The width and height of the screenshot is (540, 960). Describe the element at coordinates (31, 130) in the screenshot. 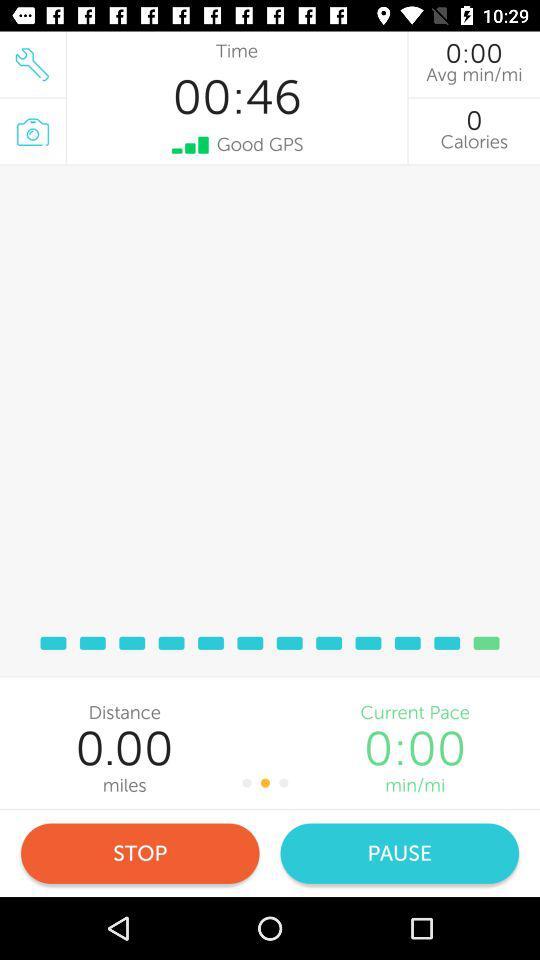

I see `the photo icon` at that location.